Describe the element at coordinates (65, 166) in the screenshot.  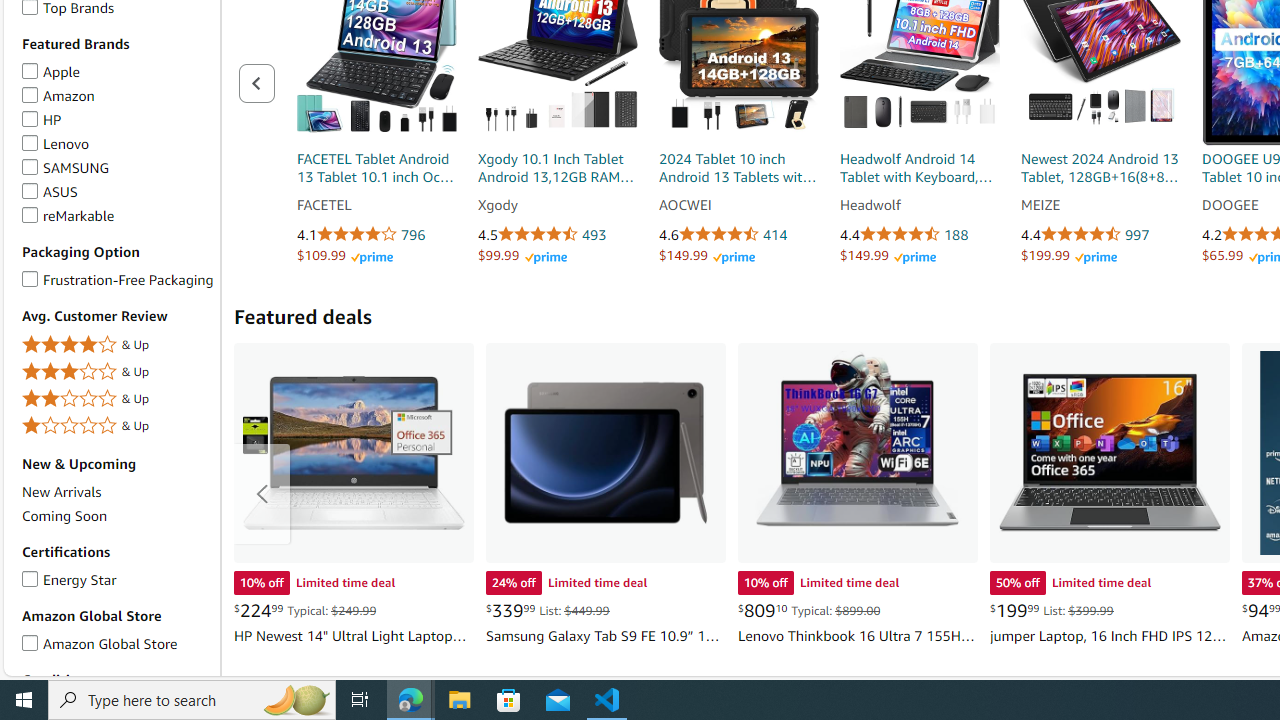
I see `'SAMSUNG SAMSUNG'` at that location.